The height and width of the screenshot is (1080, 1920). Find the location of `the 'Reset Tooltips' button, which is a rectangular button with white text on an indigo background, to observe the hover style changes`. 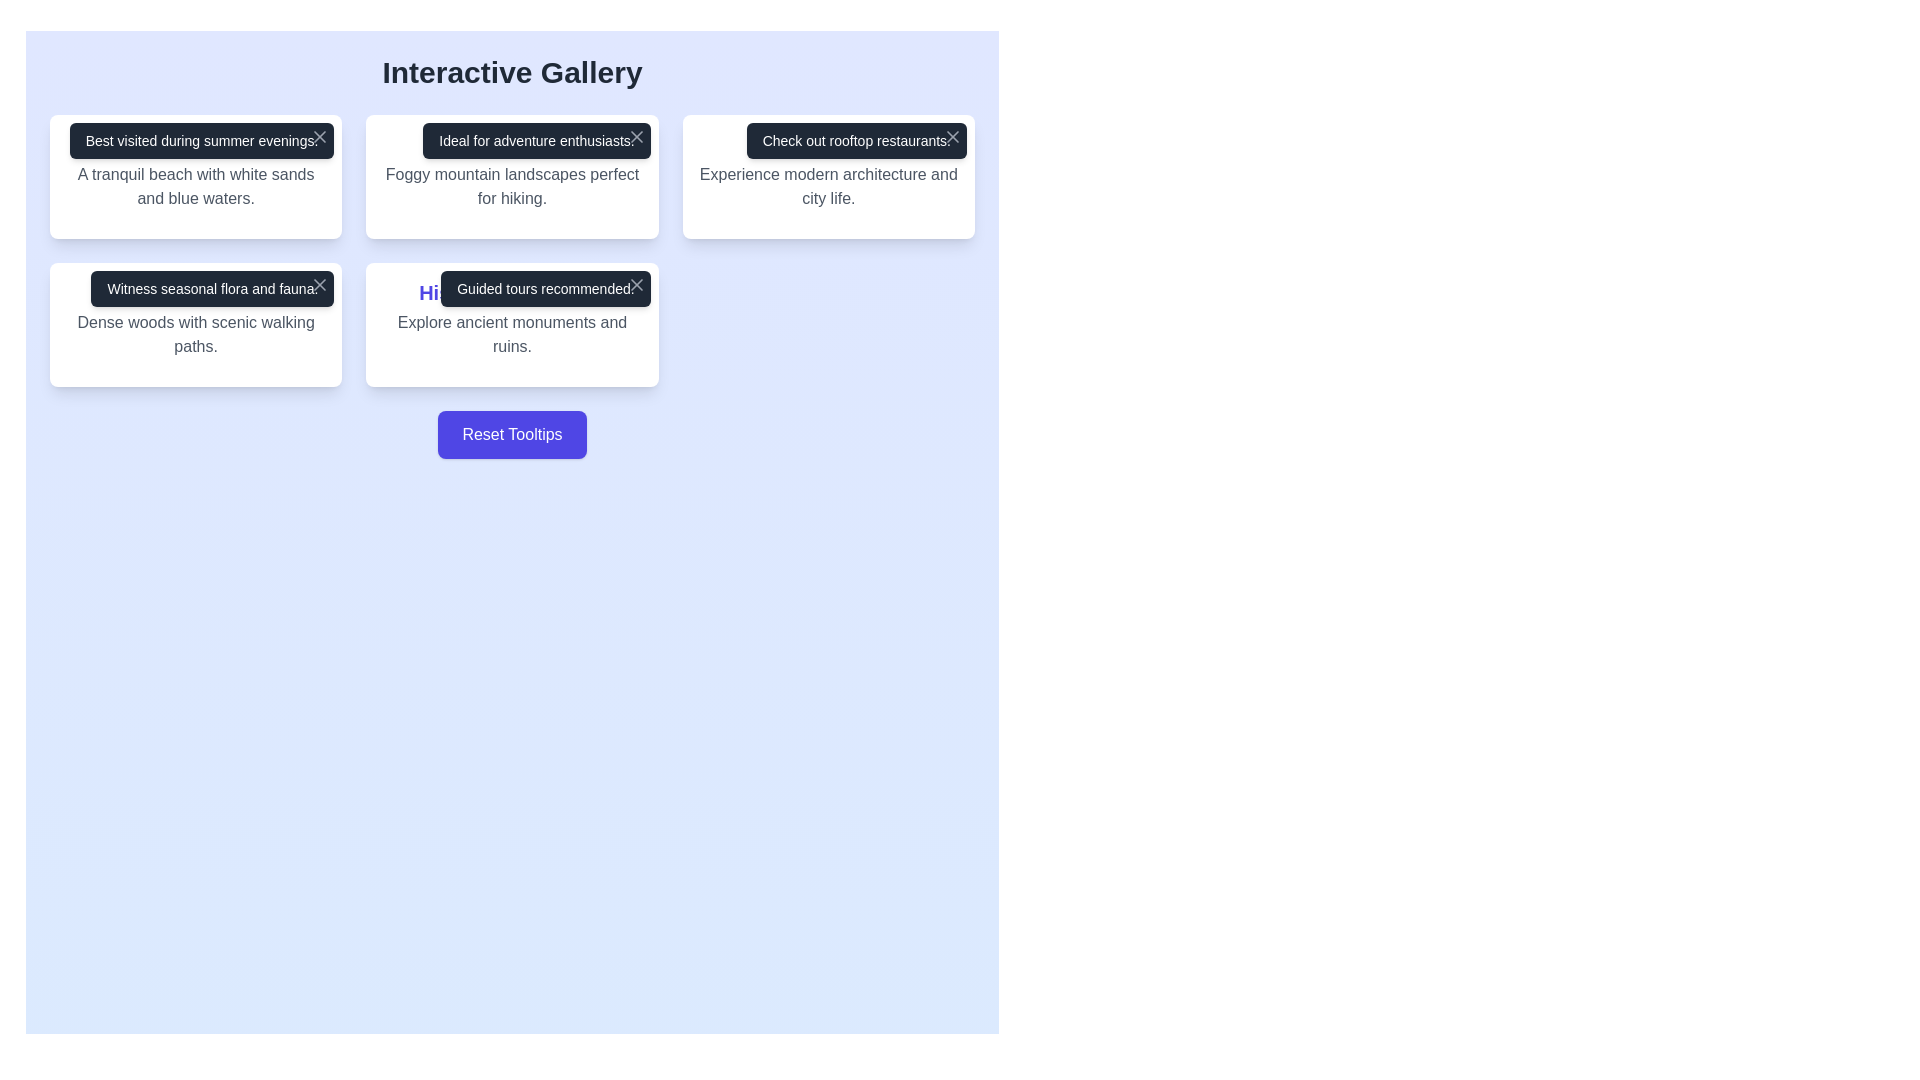

the 'Reset Tooltips' button, which is a rectangular button with white text on an indigo background, to observe the hover style changes is located at coordinates (512, 434).